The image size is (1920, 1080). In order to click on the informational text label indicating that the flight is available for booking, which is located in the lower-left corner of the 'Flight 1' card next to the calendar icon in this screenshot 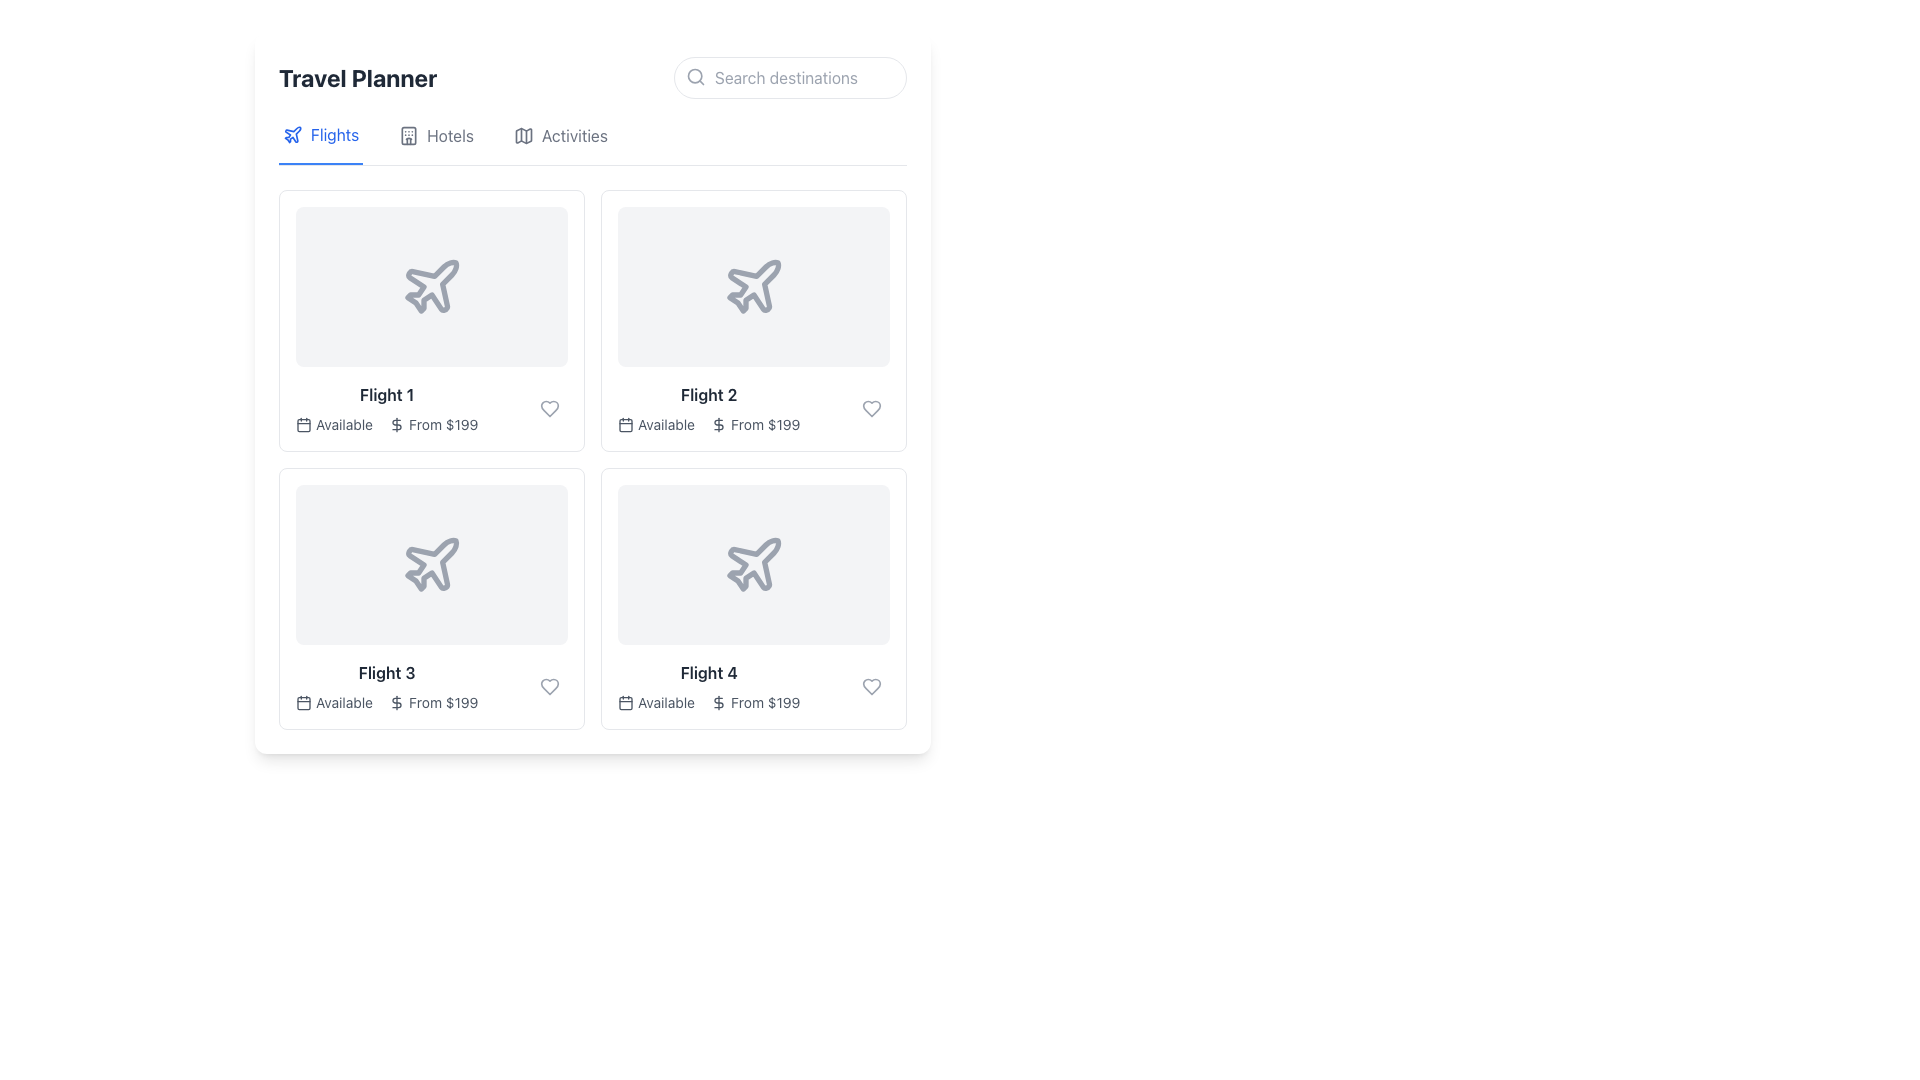, I will do `click(344, 423)`.